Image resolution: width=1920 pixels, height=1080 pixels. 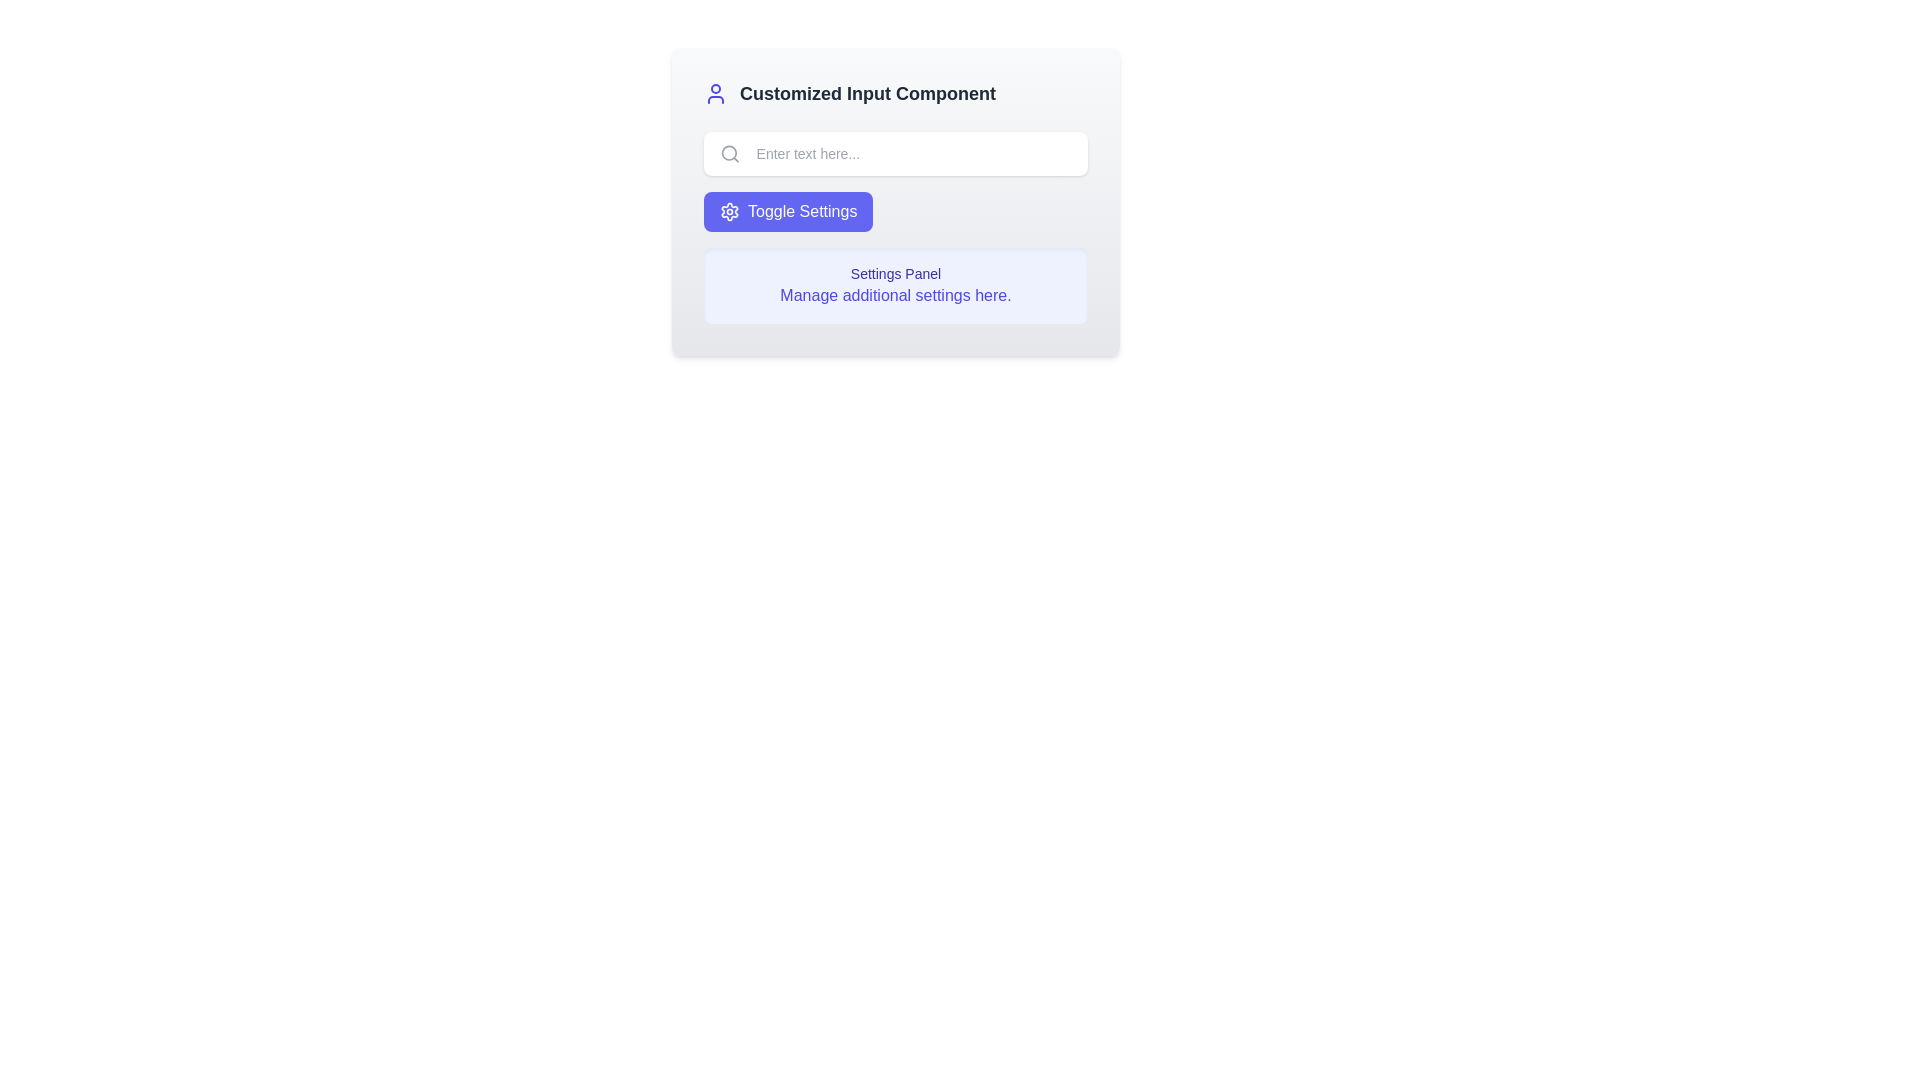 I want to click on the gray magnifying glass search icon located to the left of the text input field in the input group, so click(x=729, y=153).